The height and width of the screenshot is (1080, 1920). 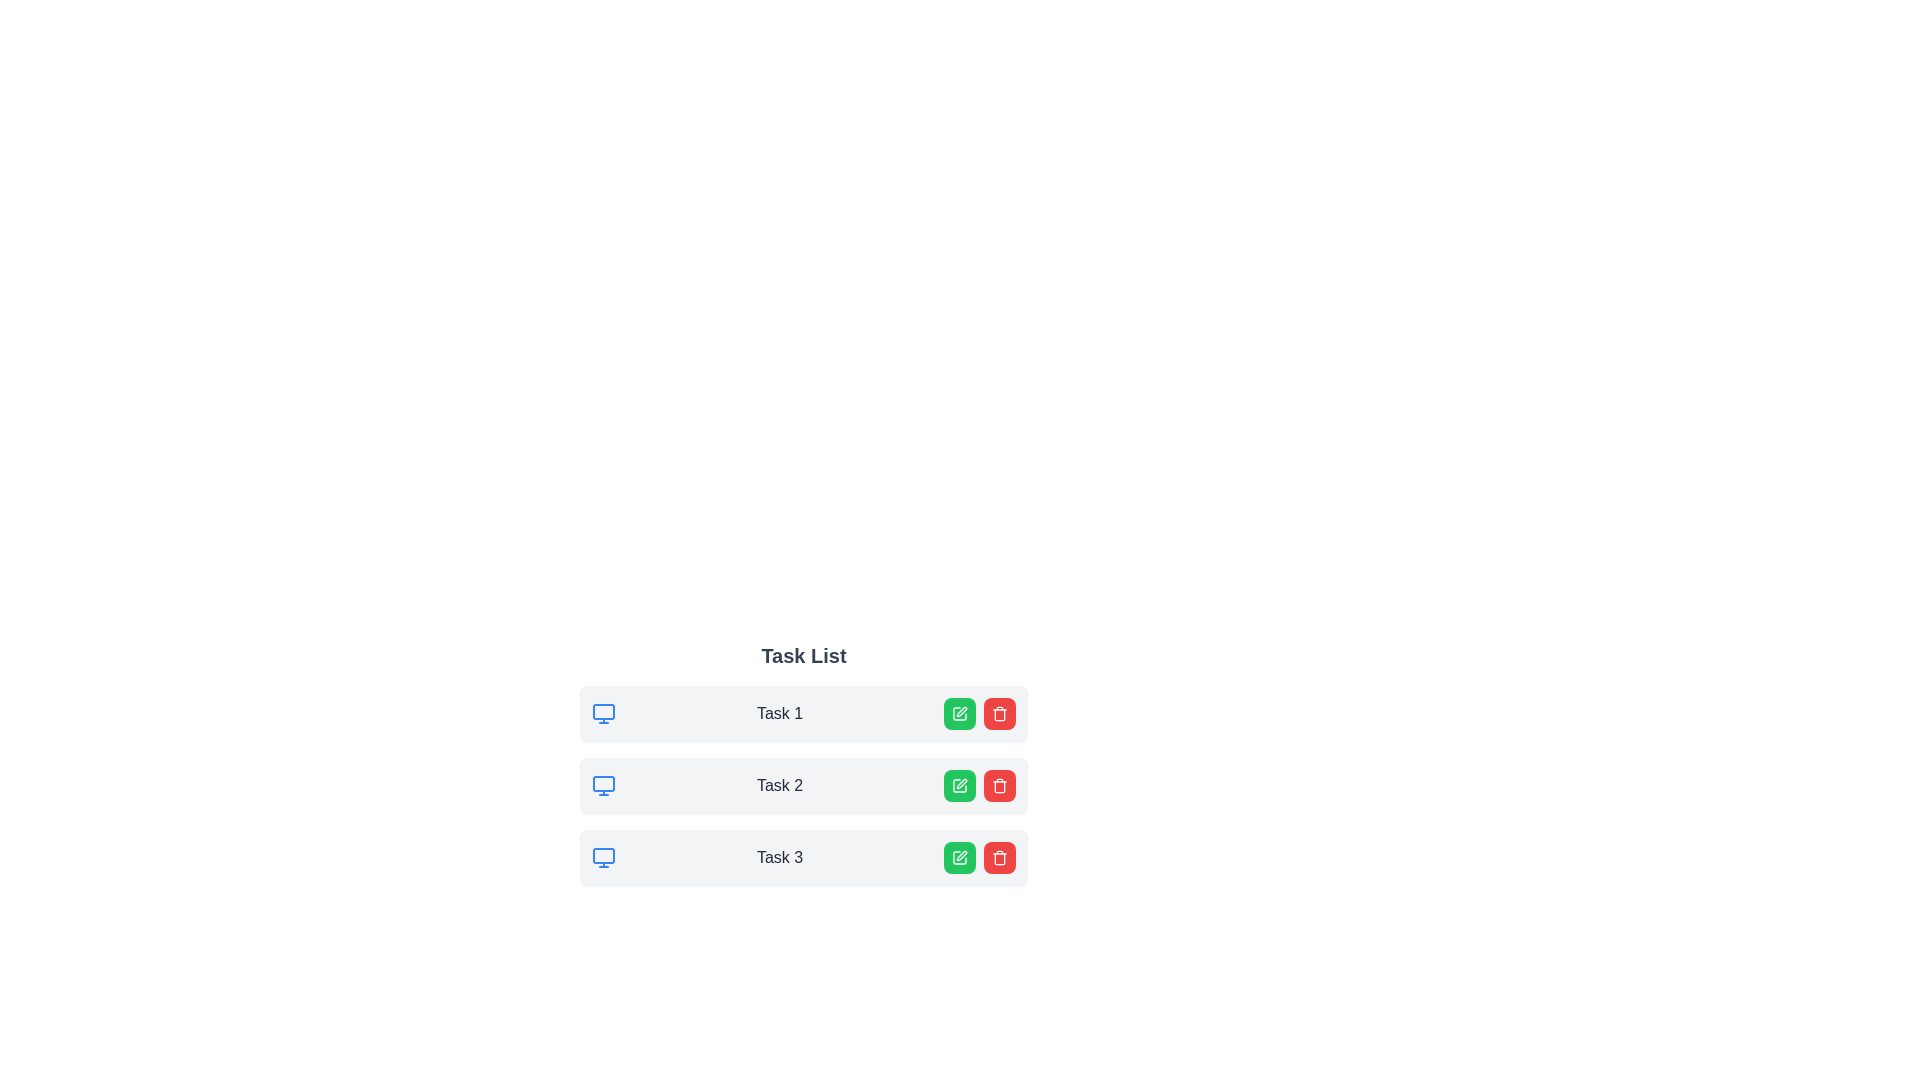 I want to click on leftmost Rectangular SVG shape that serves as part of an icon for the first task in the task list interface, so click(x=603, y=711).